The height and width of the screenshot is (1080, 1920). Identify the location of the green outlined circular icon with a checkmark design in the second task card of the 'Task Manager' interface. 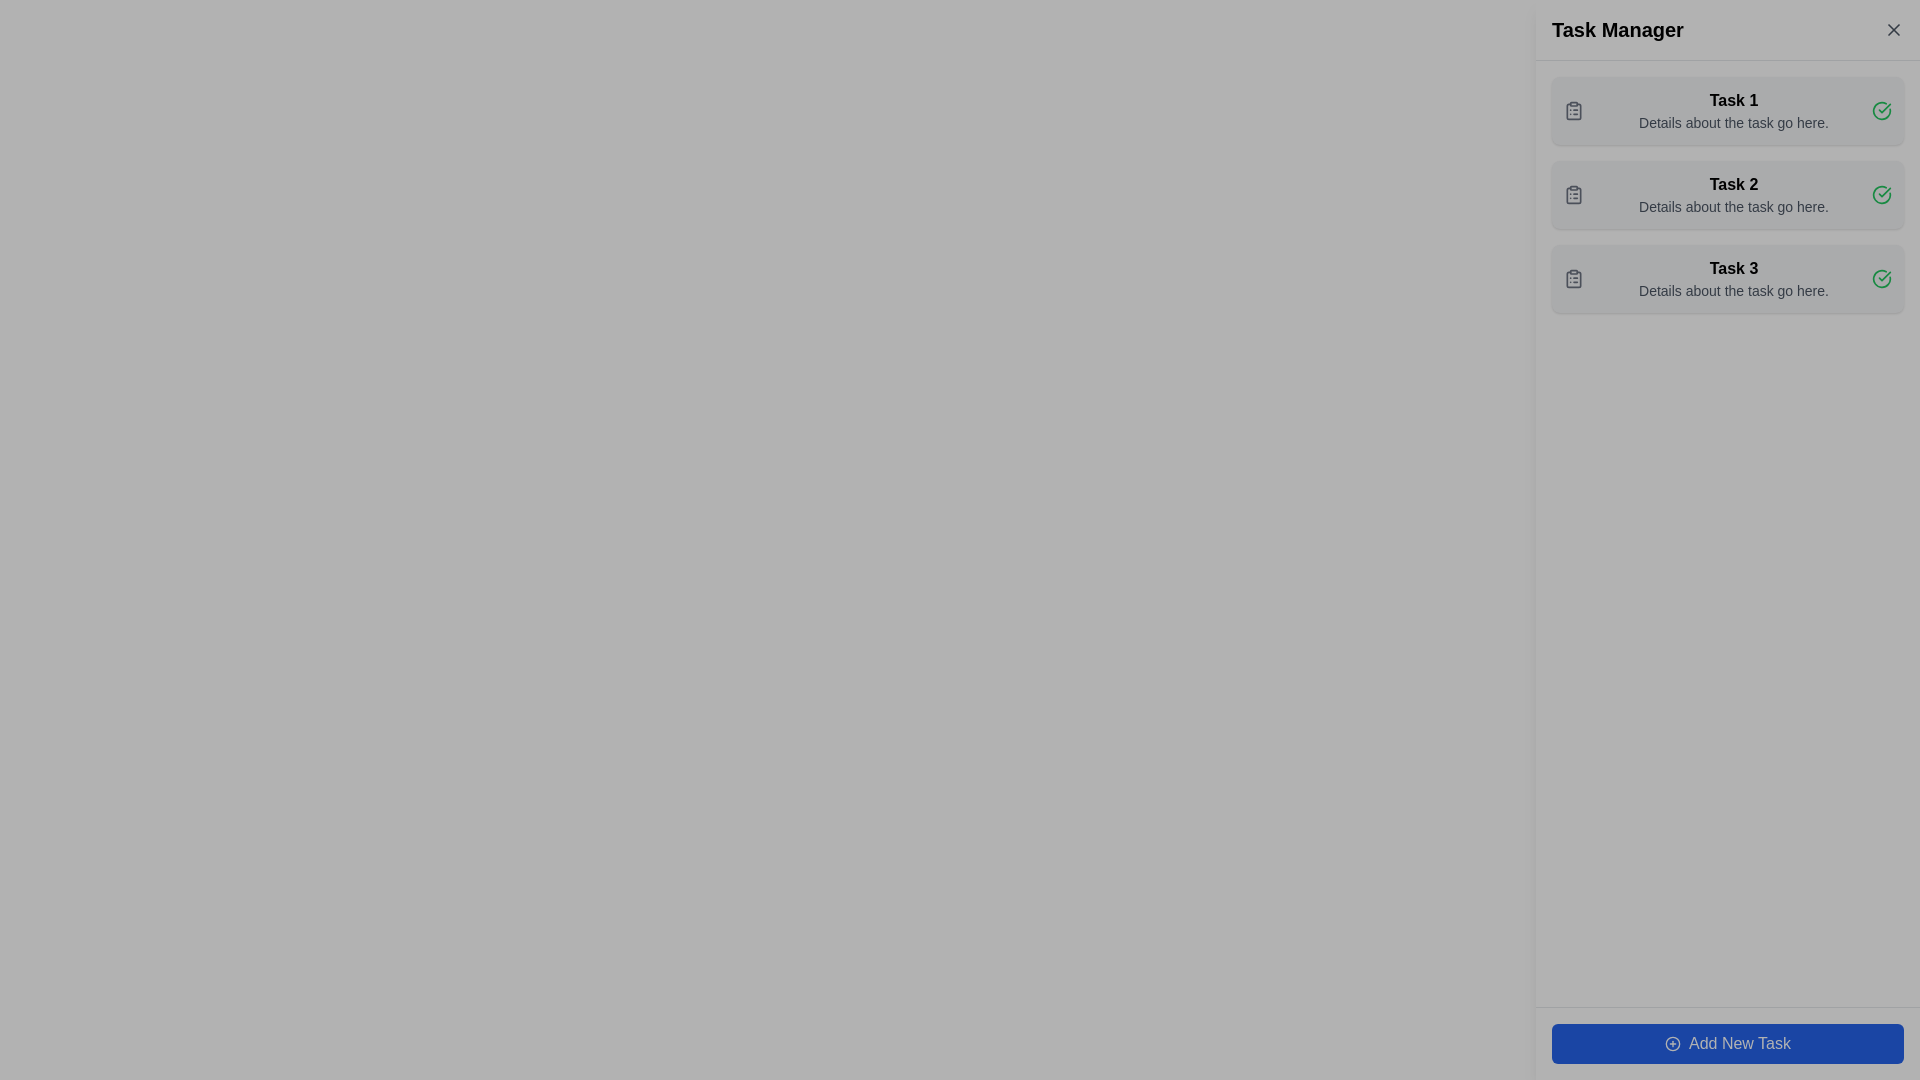
(1880, 193).